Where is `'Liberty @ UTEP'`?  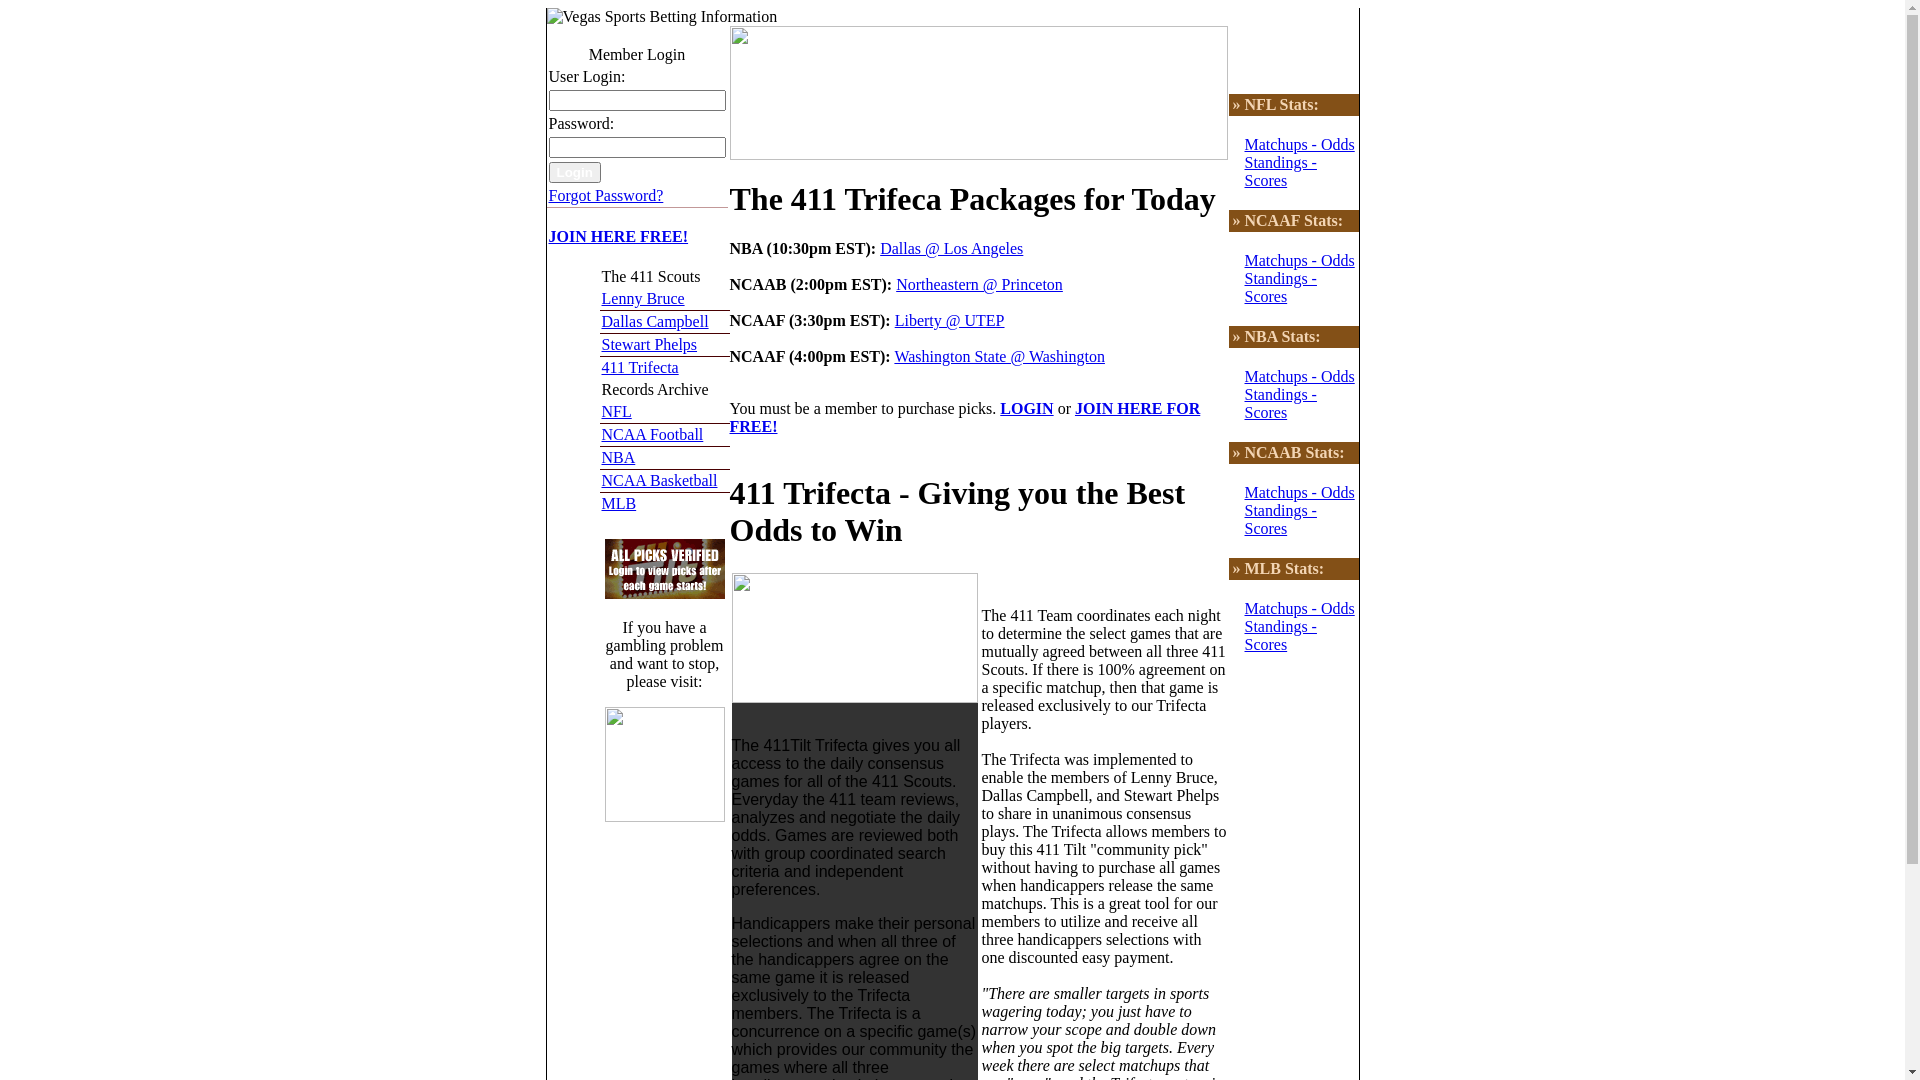
'Liberty @ UTEP' is located at coordinates (949, 319).